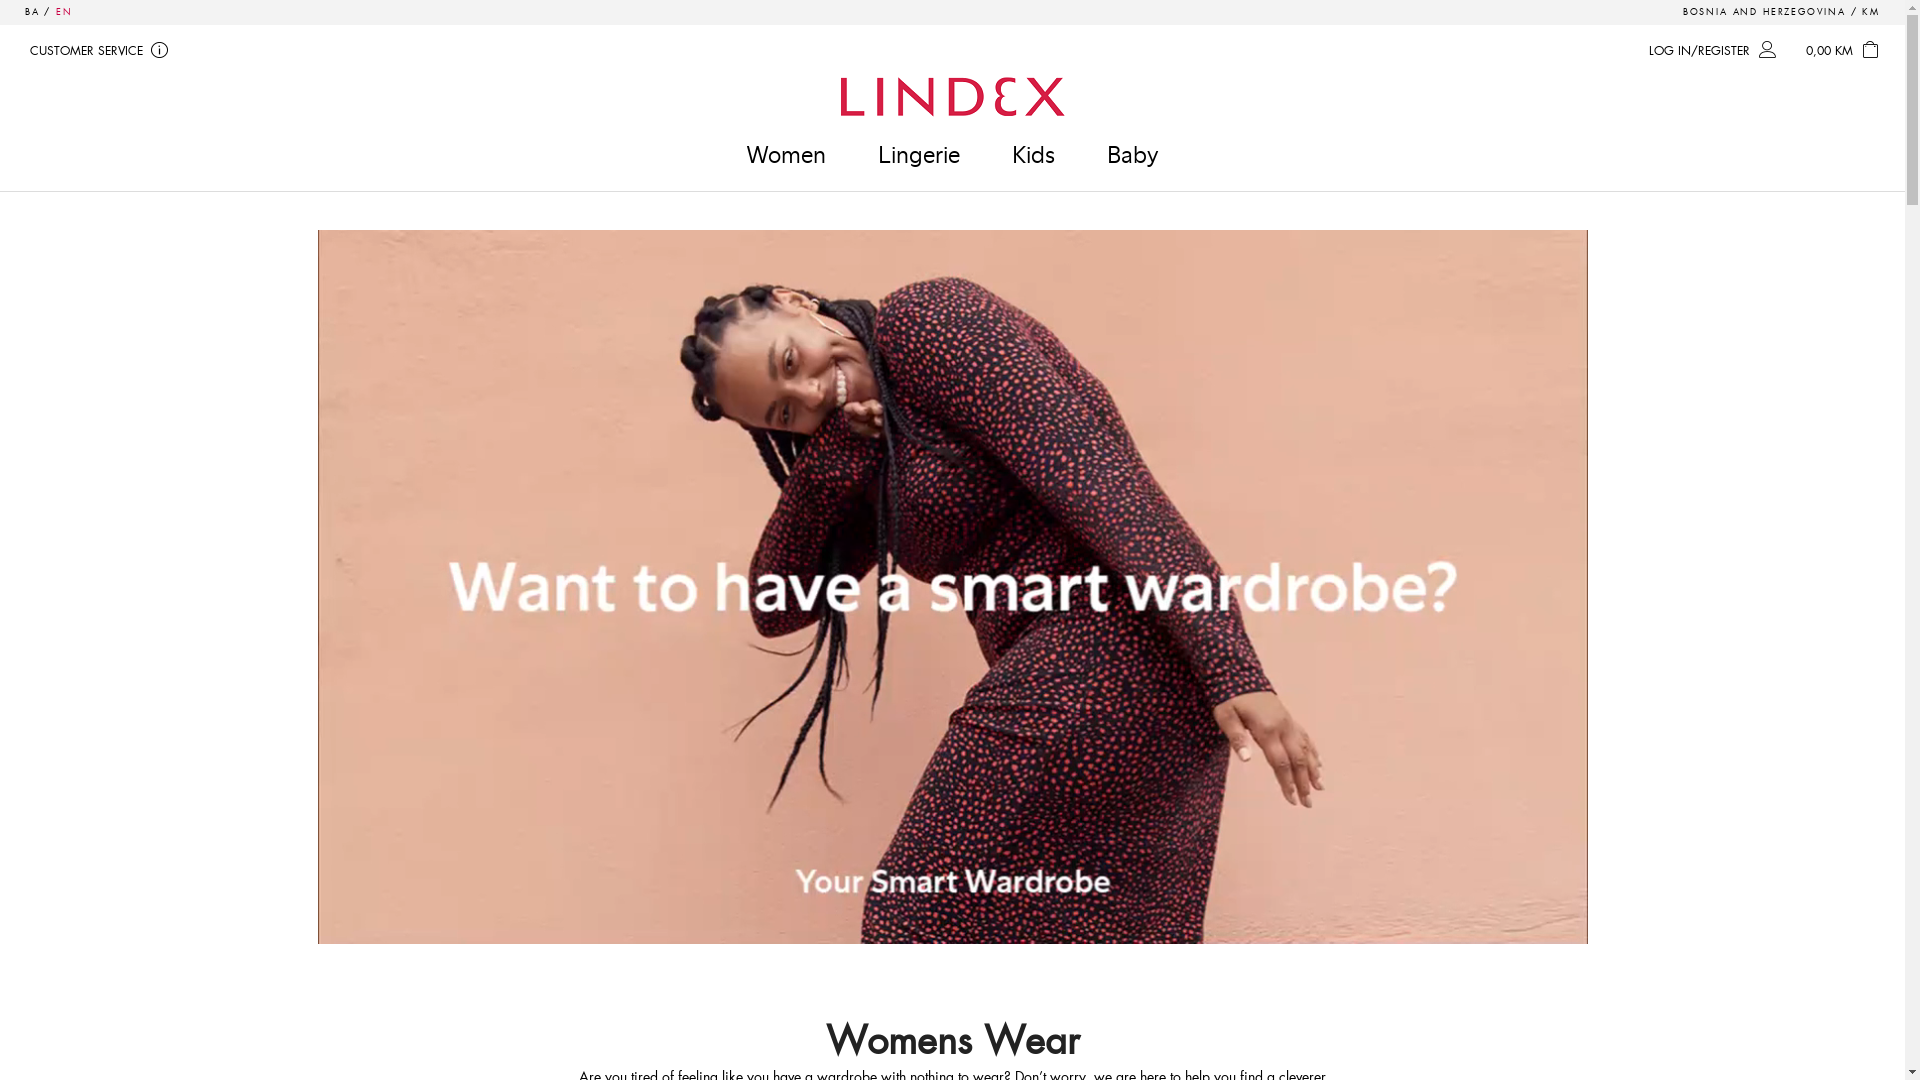 This screenshot has width=1920, height=1080. Describe the element at coordinates (64, 11) in the screenshot. I see `'EN'` at that location.